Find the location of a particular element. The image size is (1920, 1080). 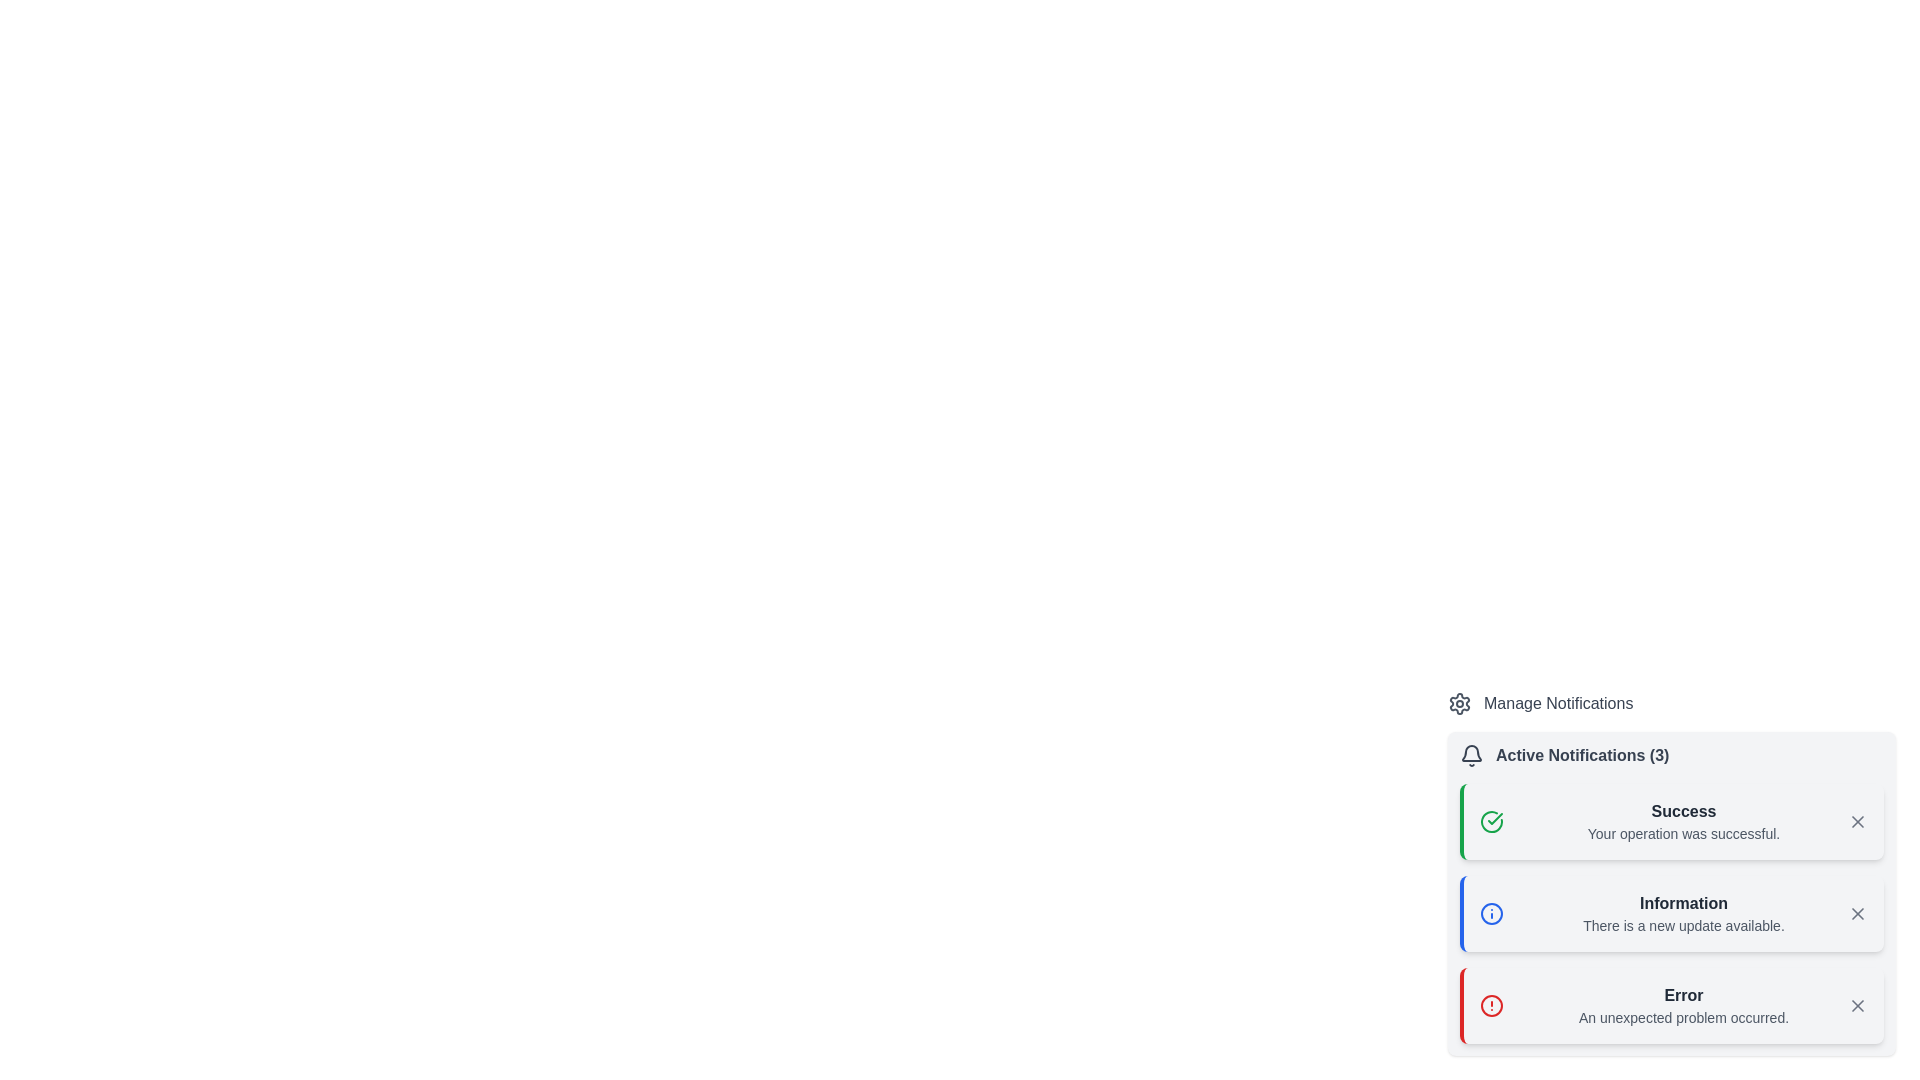

the central body portion of the bell icon located in the top-right corner of the application interface is located at coordinates (1472, 753).